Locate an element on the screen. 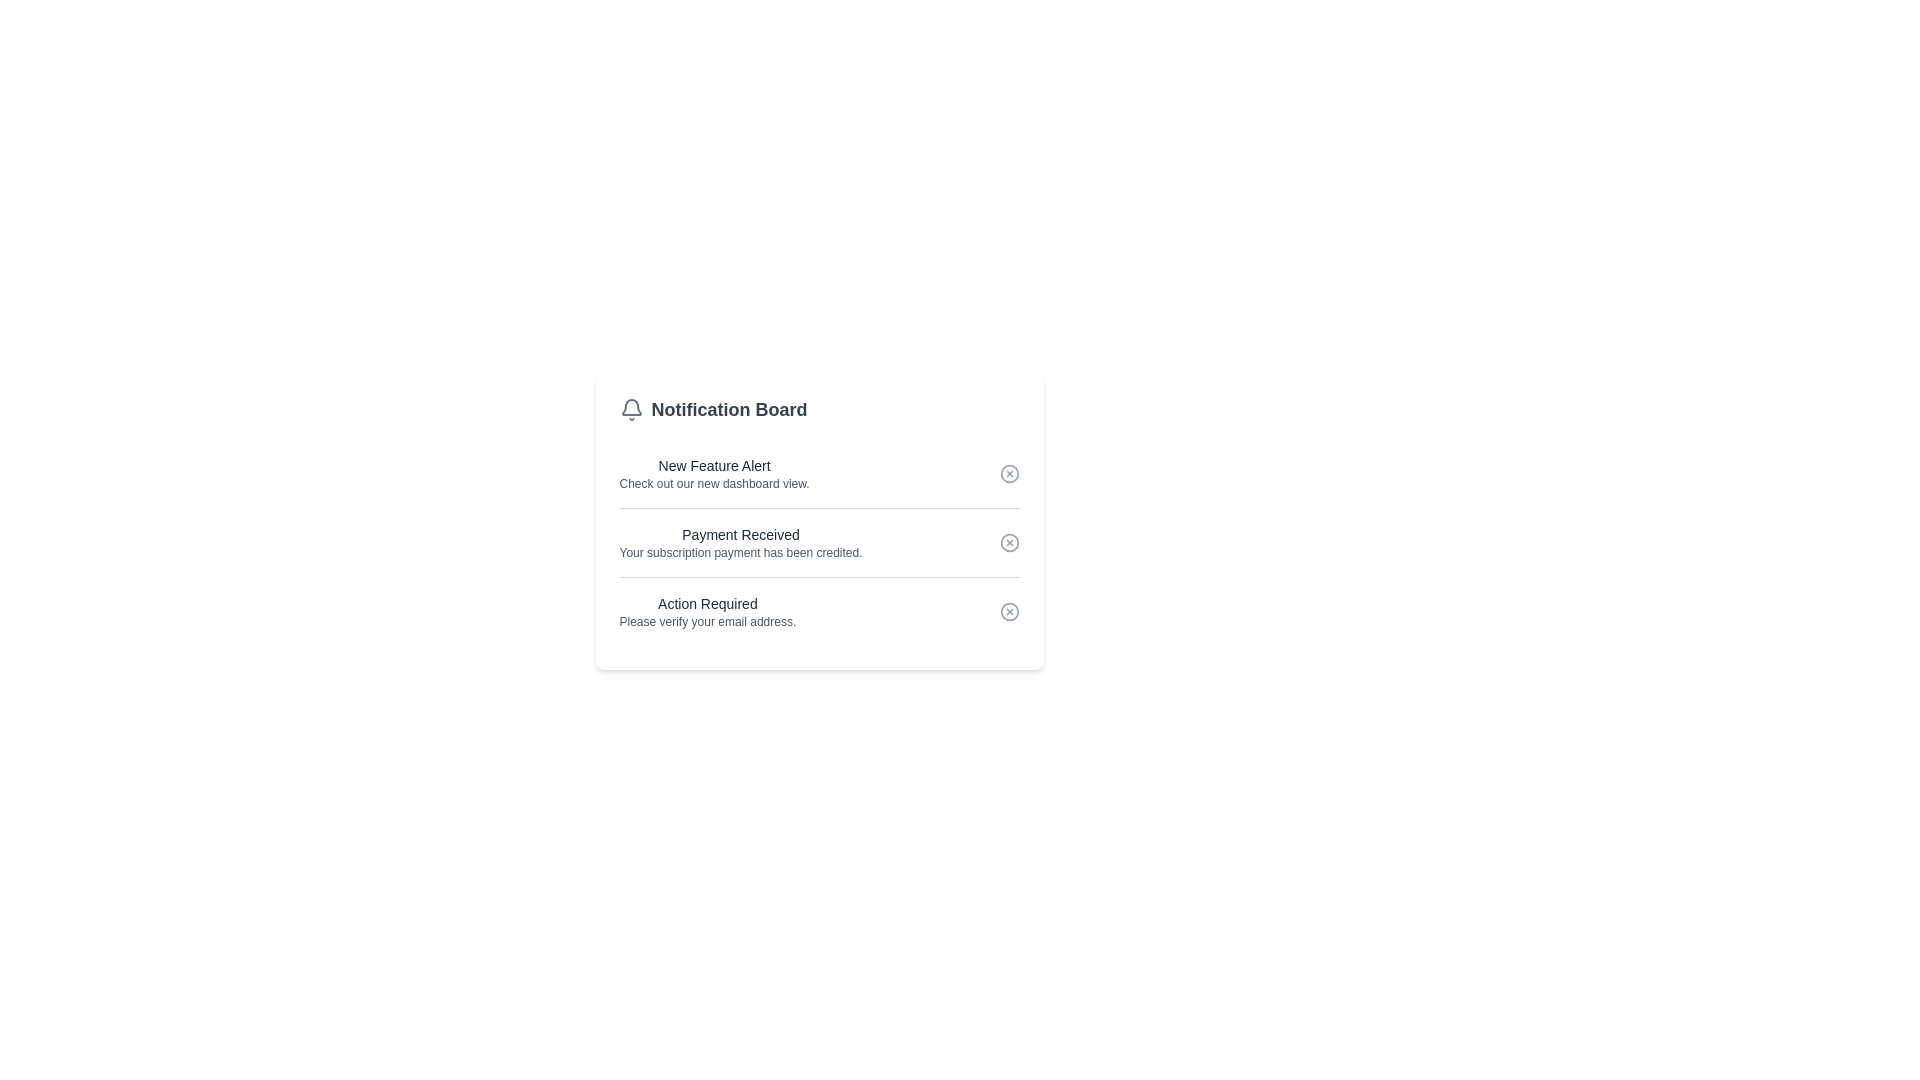 This screenshot has width=1920, height=1080. the gray outlined bell icon representing notifications, located in the upper left corner of the 'Notification Board' section is located at coordinates (630, 408).